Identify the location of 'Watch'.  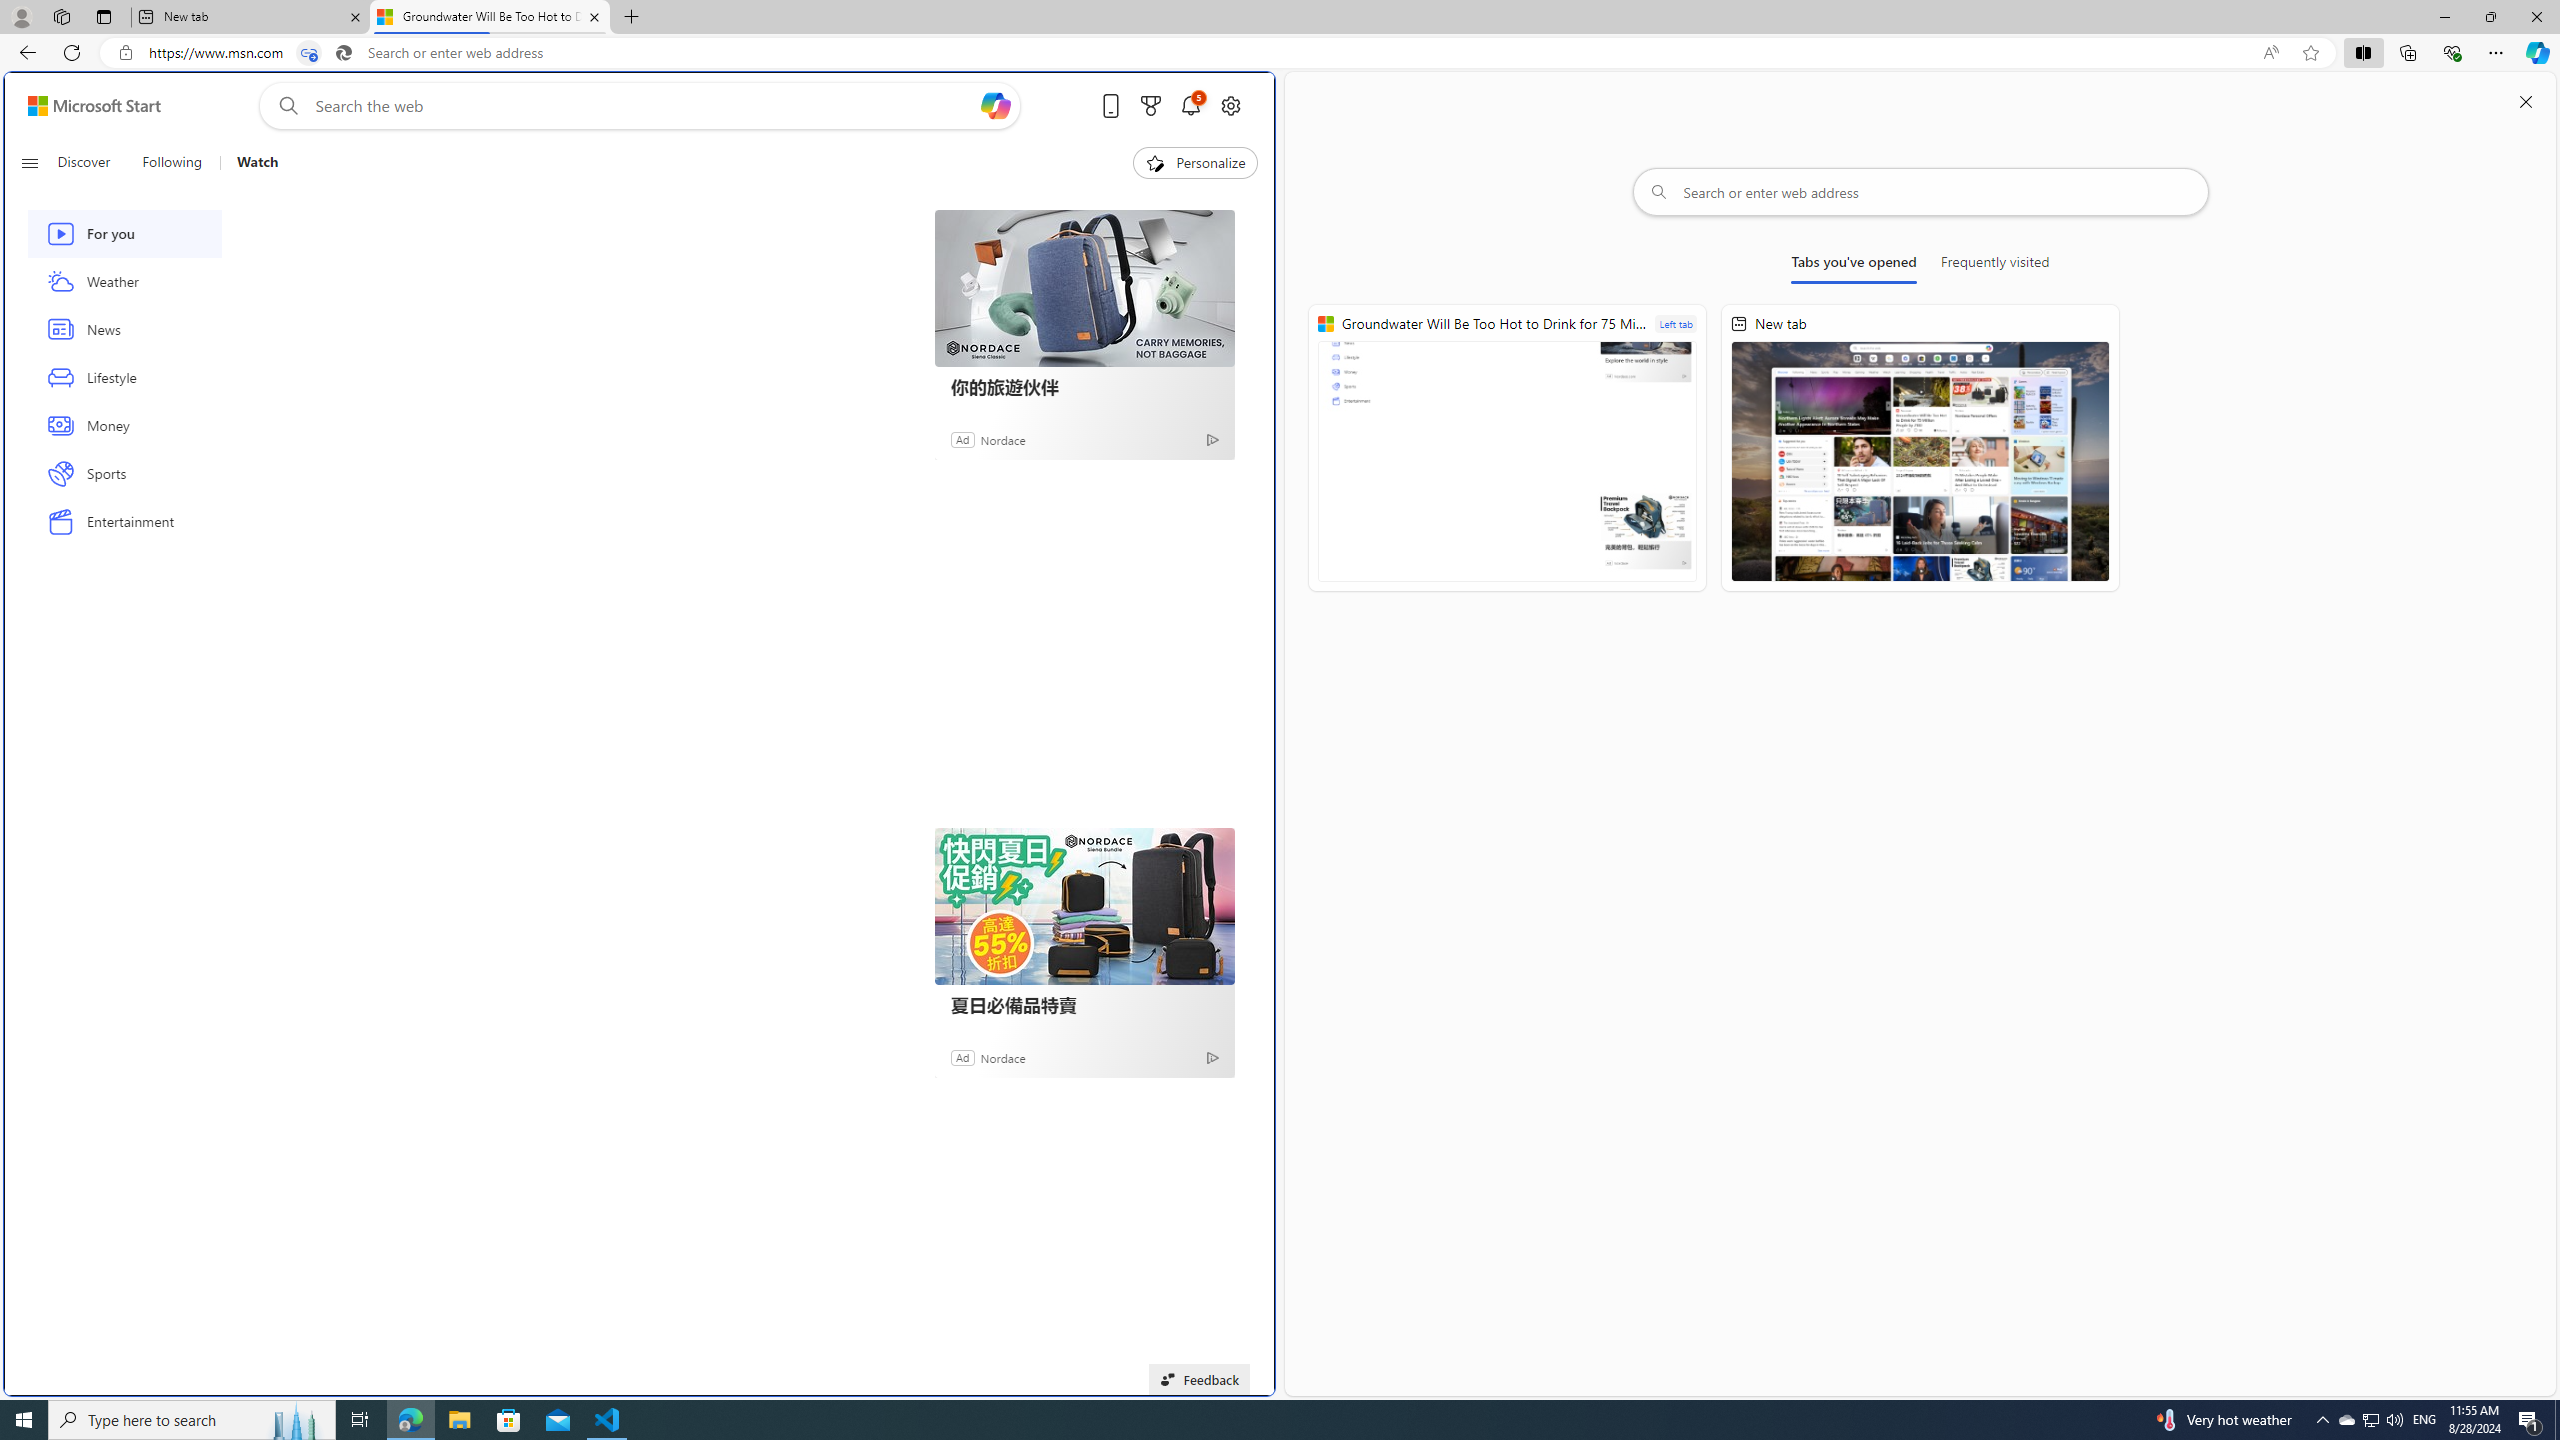
(248, 162).